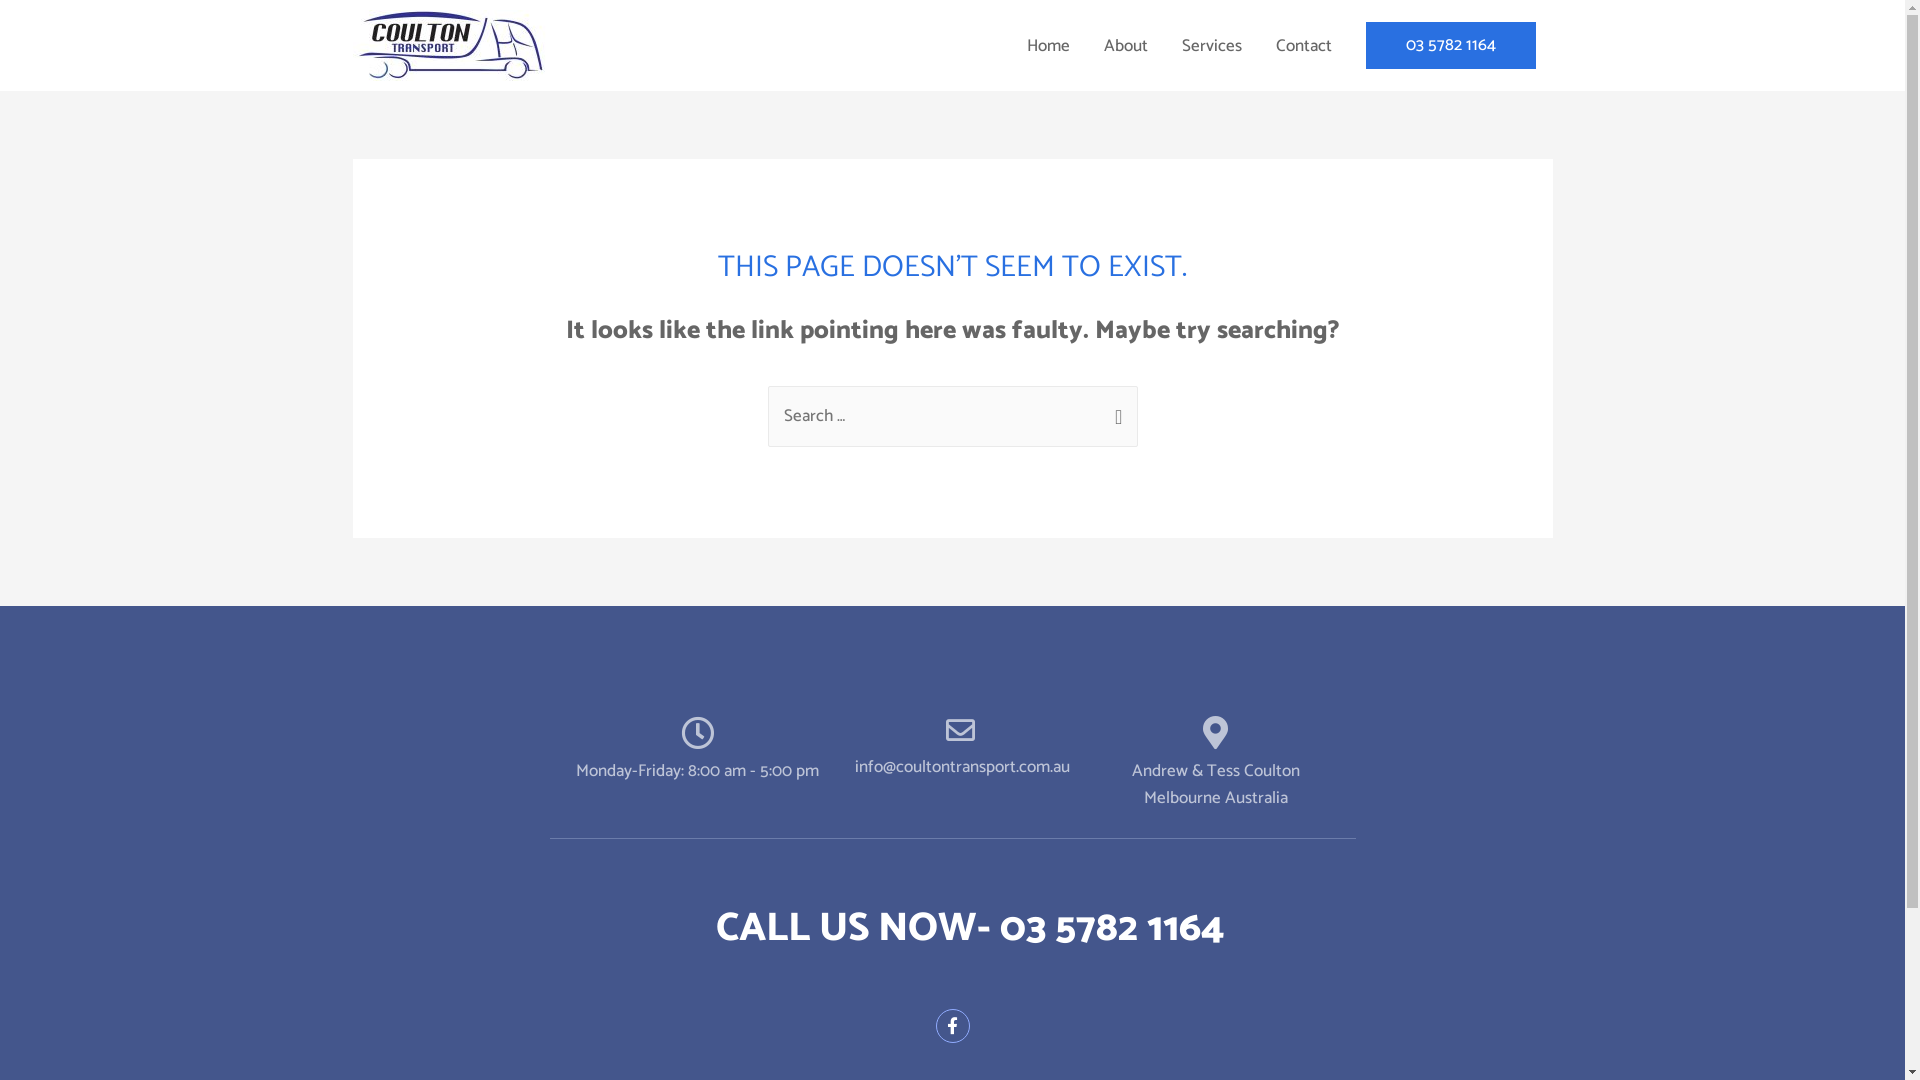  I want to click on 'Search', so click(1113, 406).